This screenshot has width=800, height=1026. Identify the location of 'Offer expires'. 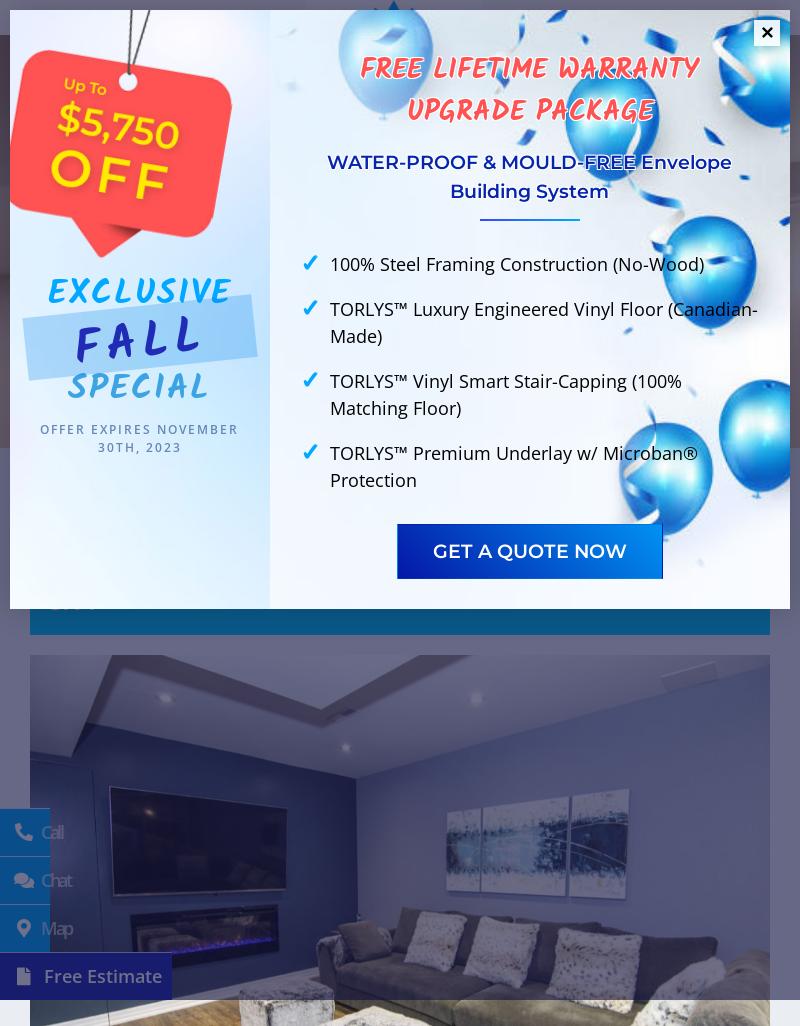
(98, 428).